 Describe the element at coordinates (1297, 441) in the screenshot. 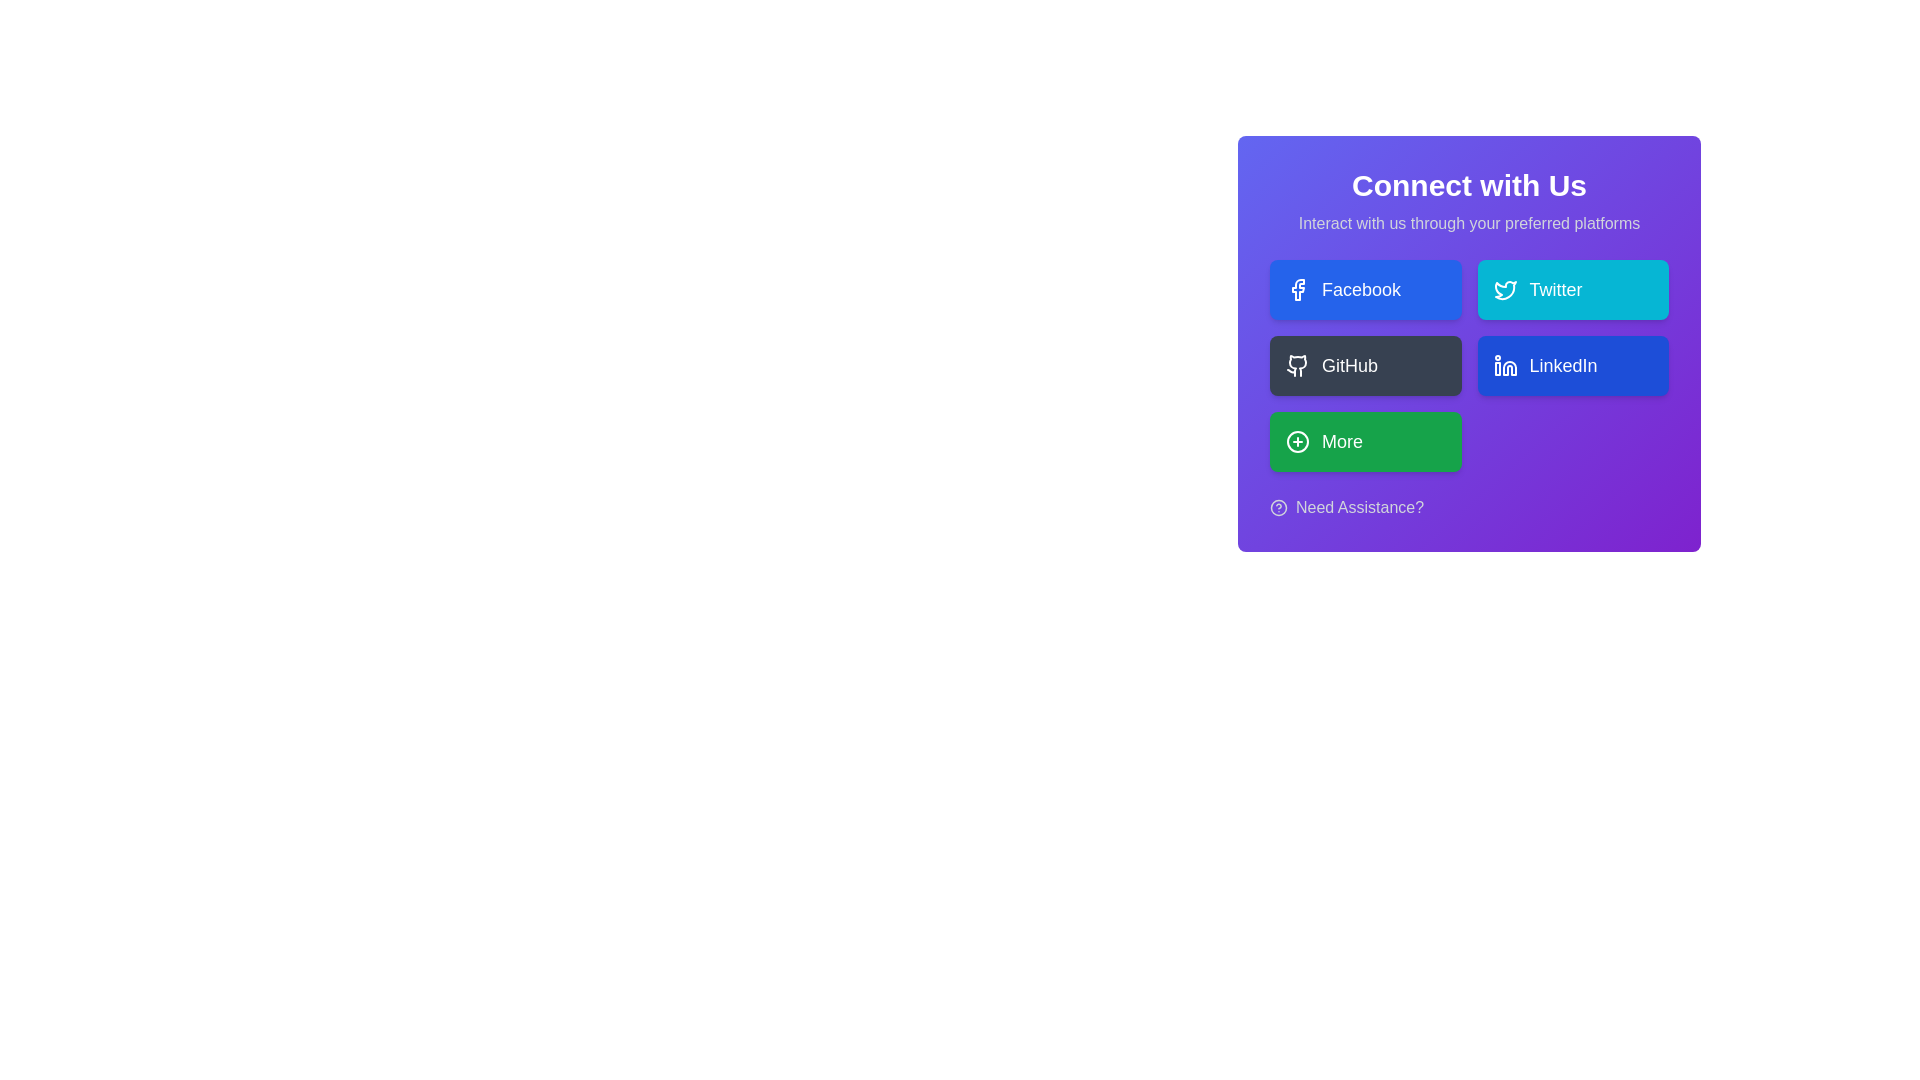

I see `the decorative SVG graphic element within the 'More' button, which is located in the vertical stack on the right side of the interface` at that location.